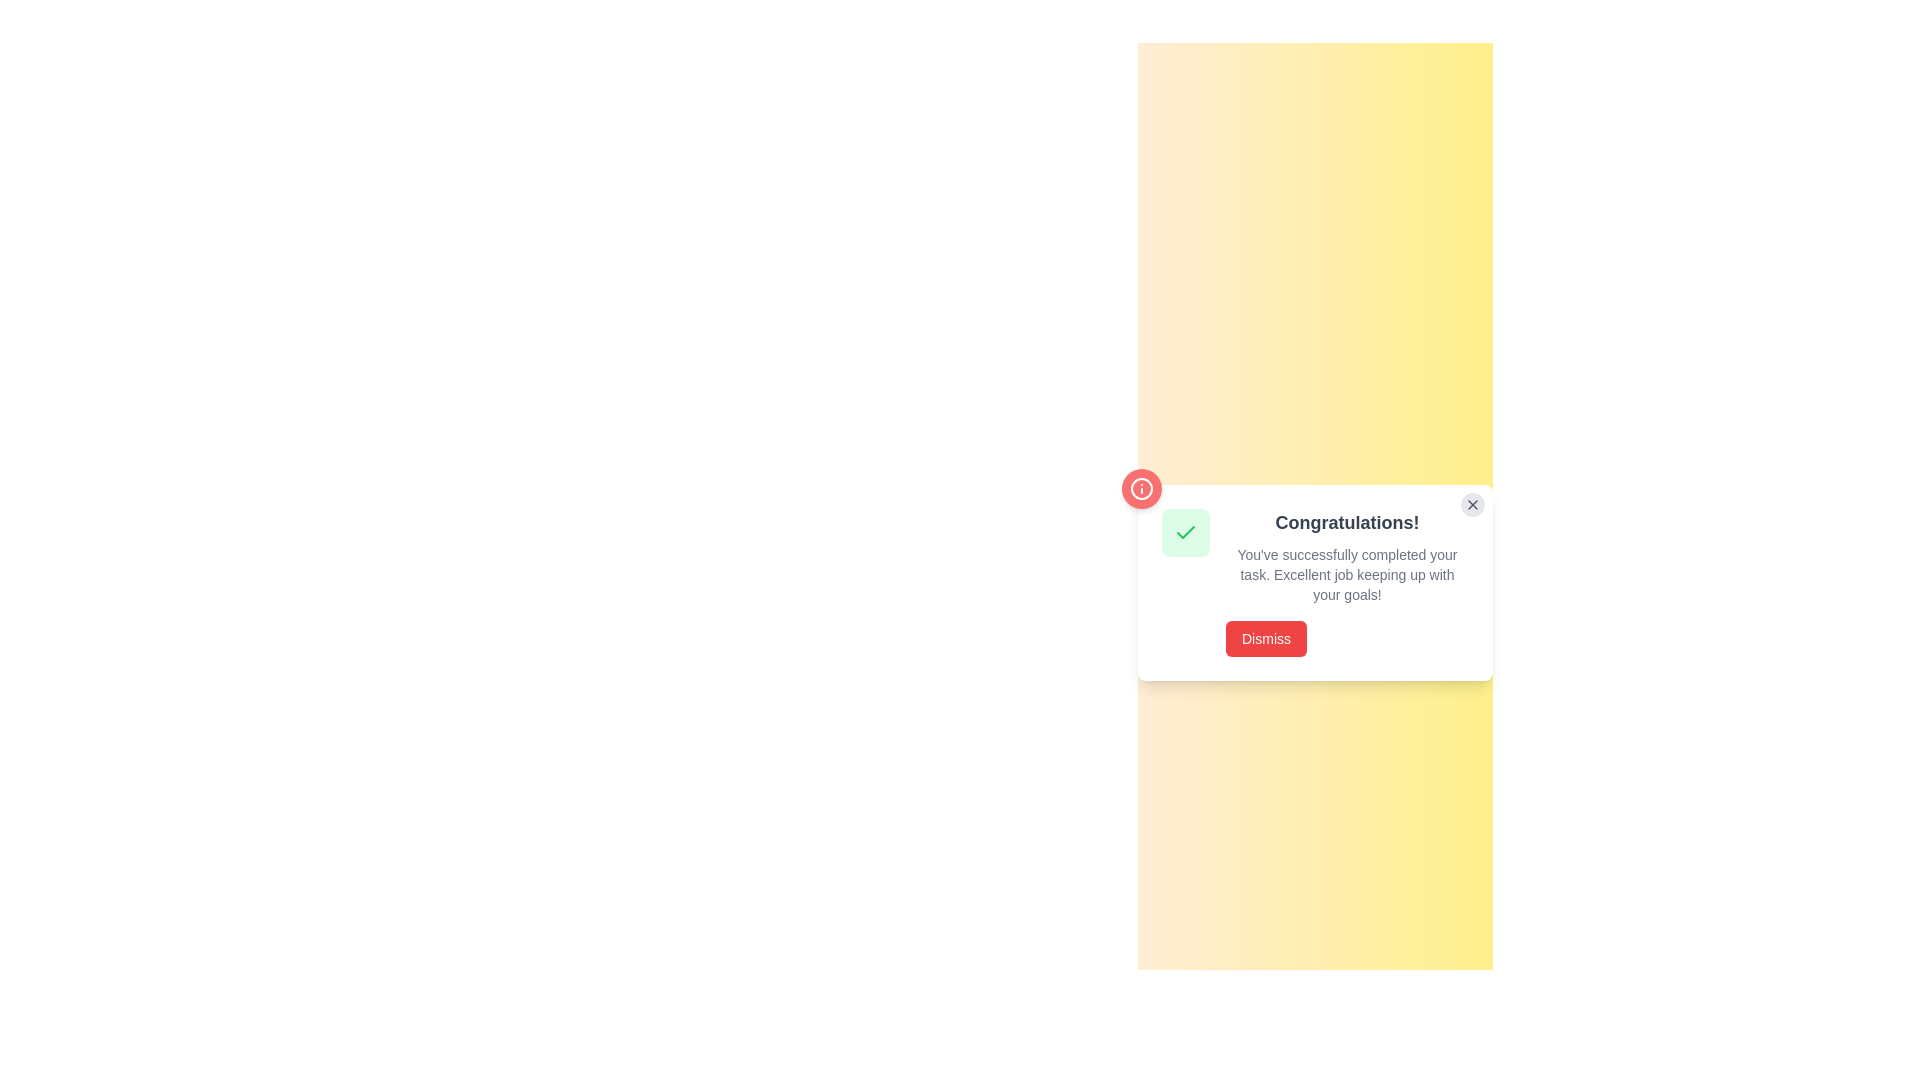  I want to click on the close icon located at the top-right corner of the notification card, so click(1473, 504).